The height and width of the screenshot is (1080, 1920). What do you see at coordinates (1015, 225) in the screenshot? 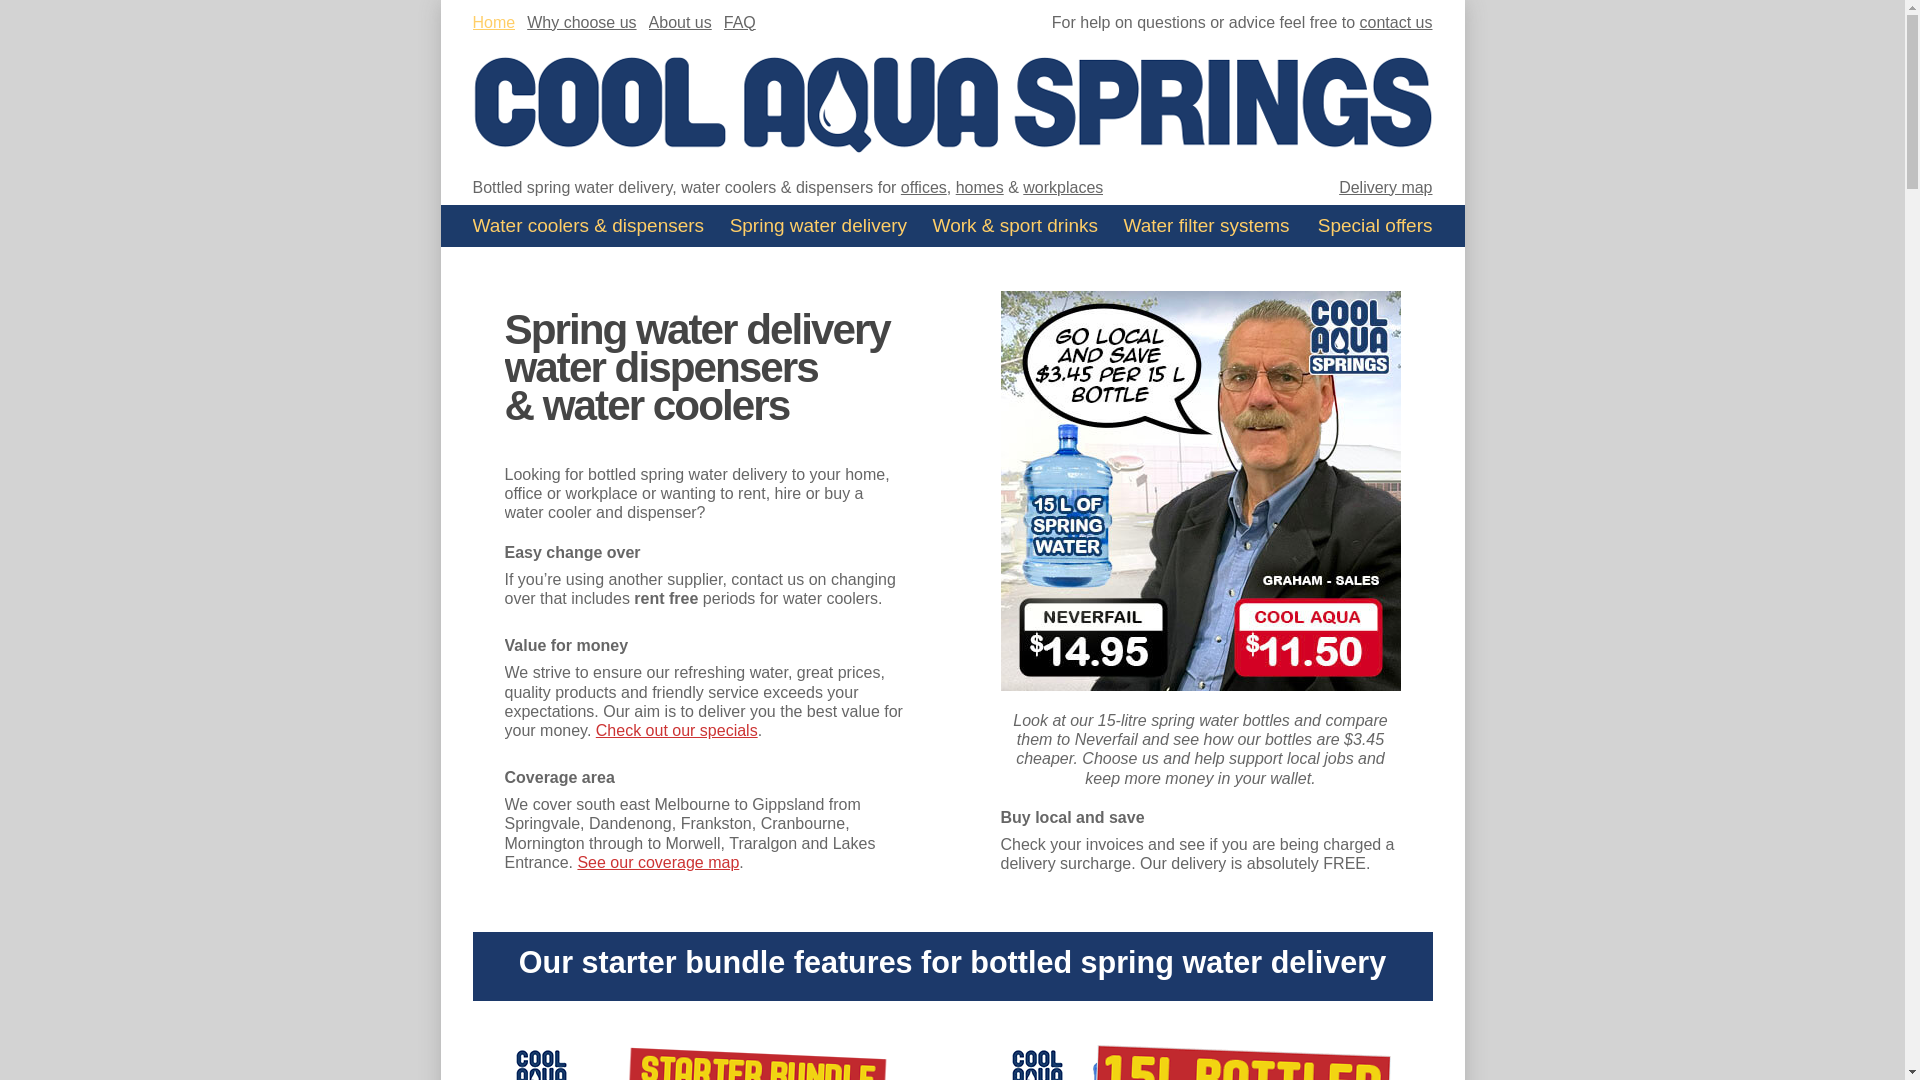
I see `'Work & sport drinks'` at bounding box center [1015, 225].